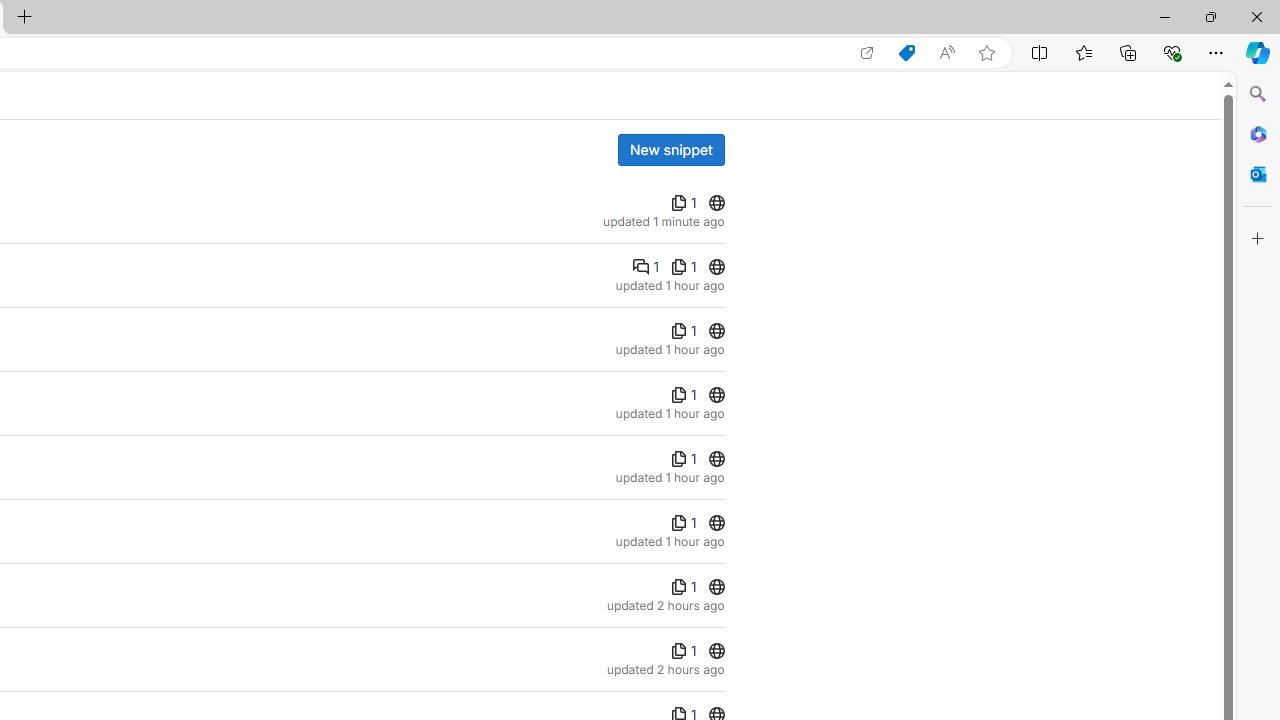 The height and width of the screenshot is (720, 1280). What do you see at coordinates (867, 52) in the screenshot?
I see `'Open in app'` at bounding box center [867, 52].